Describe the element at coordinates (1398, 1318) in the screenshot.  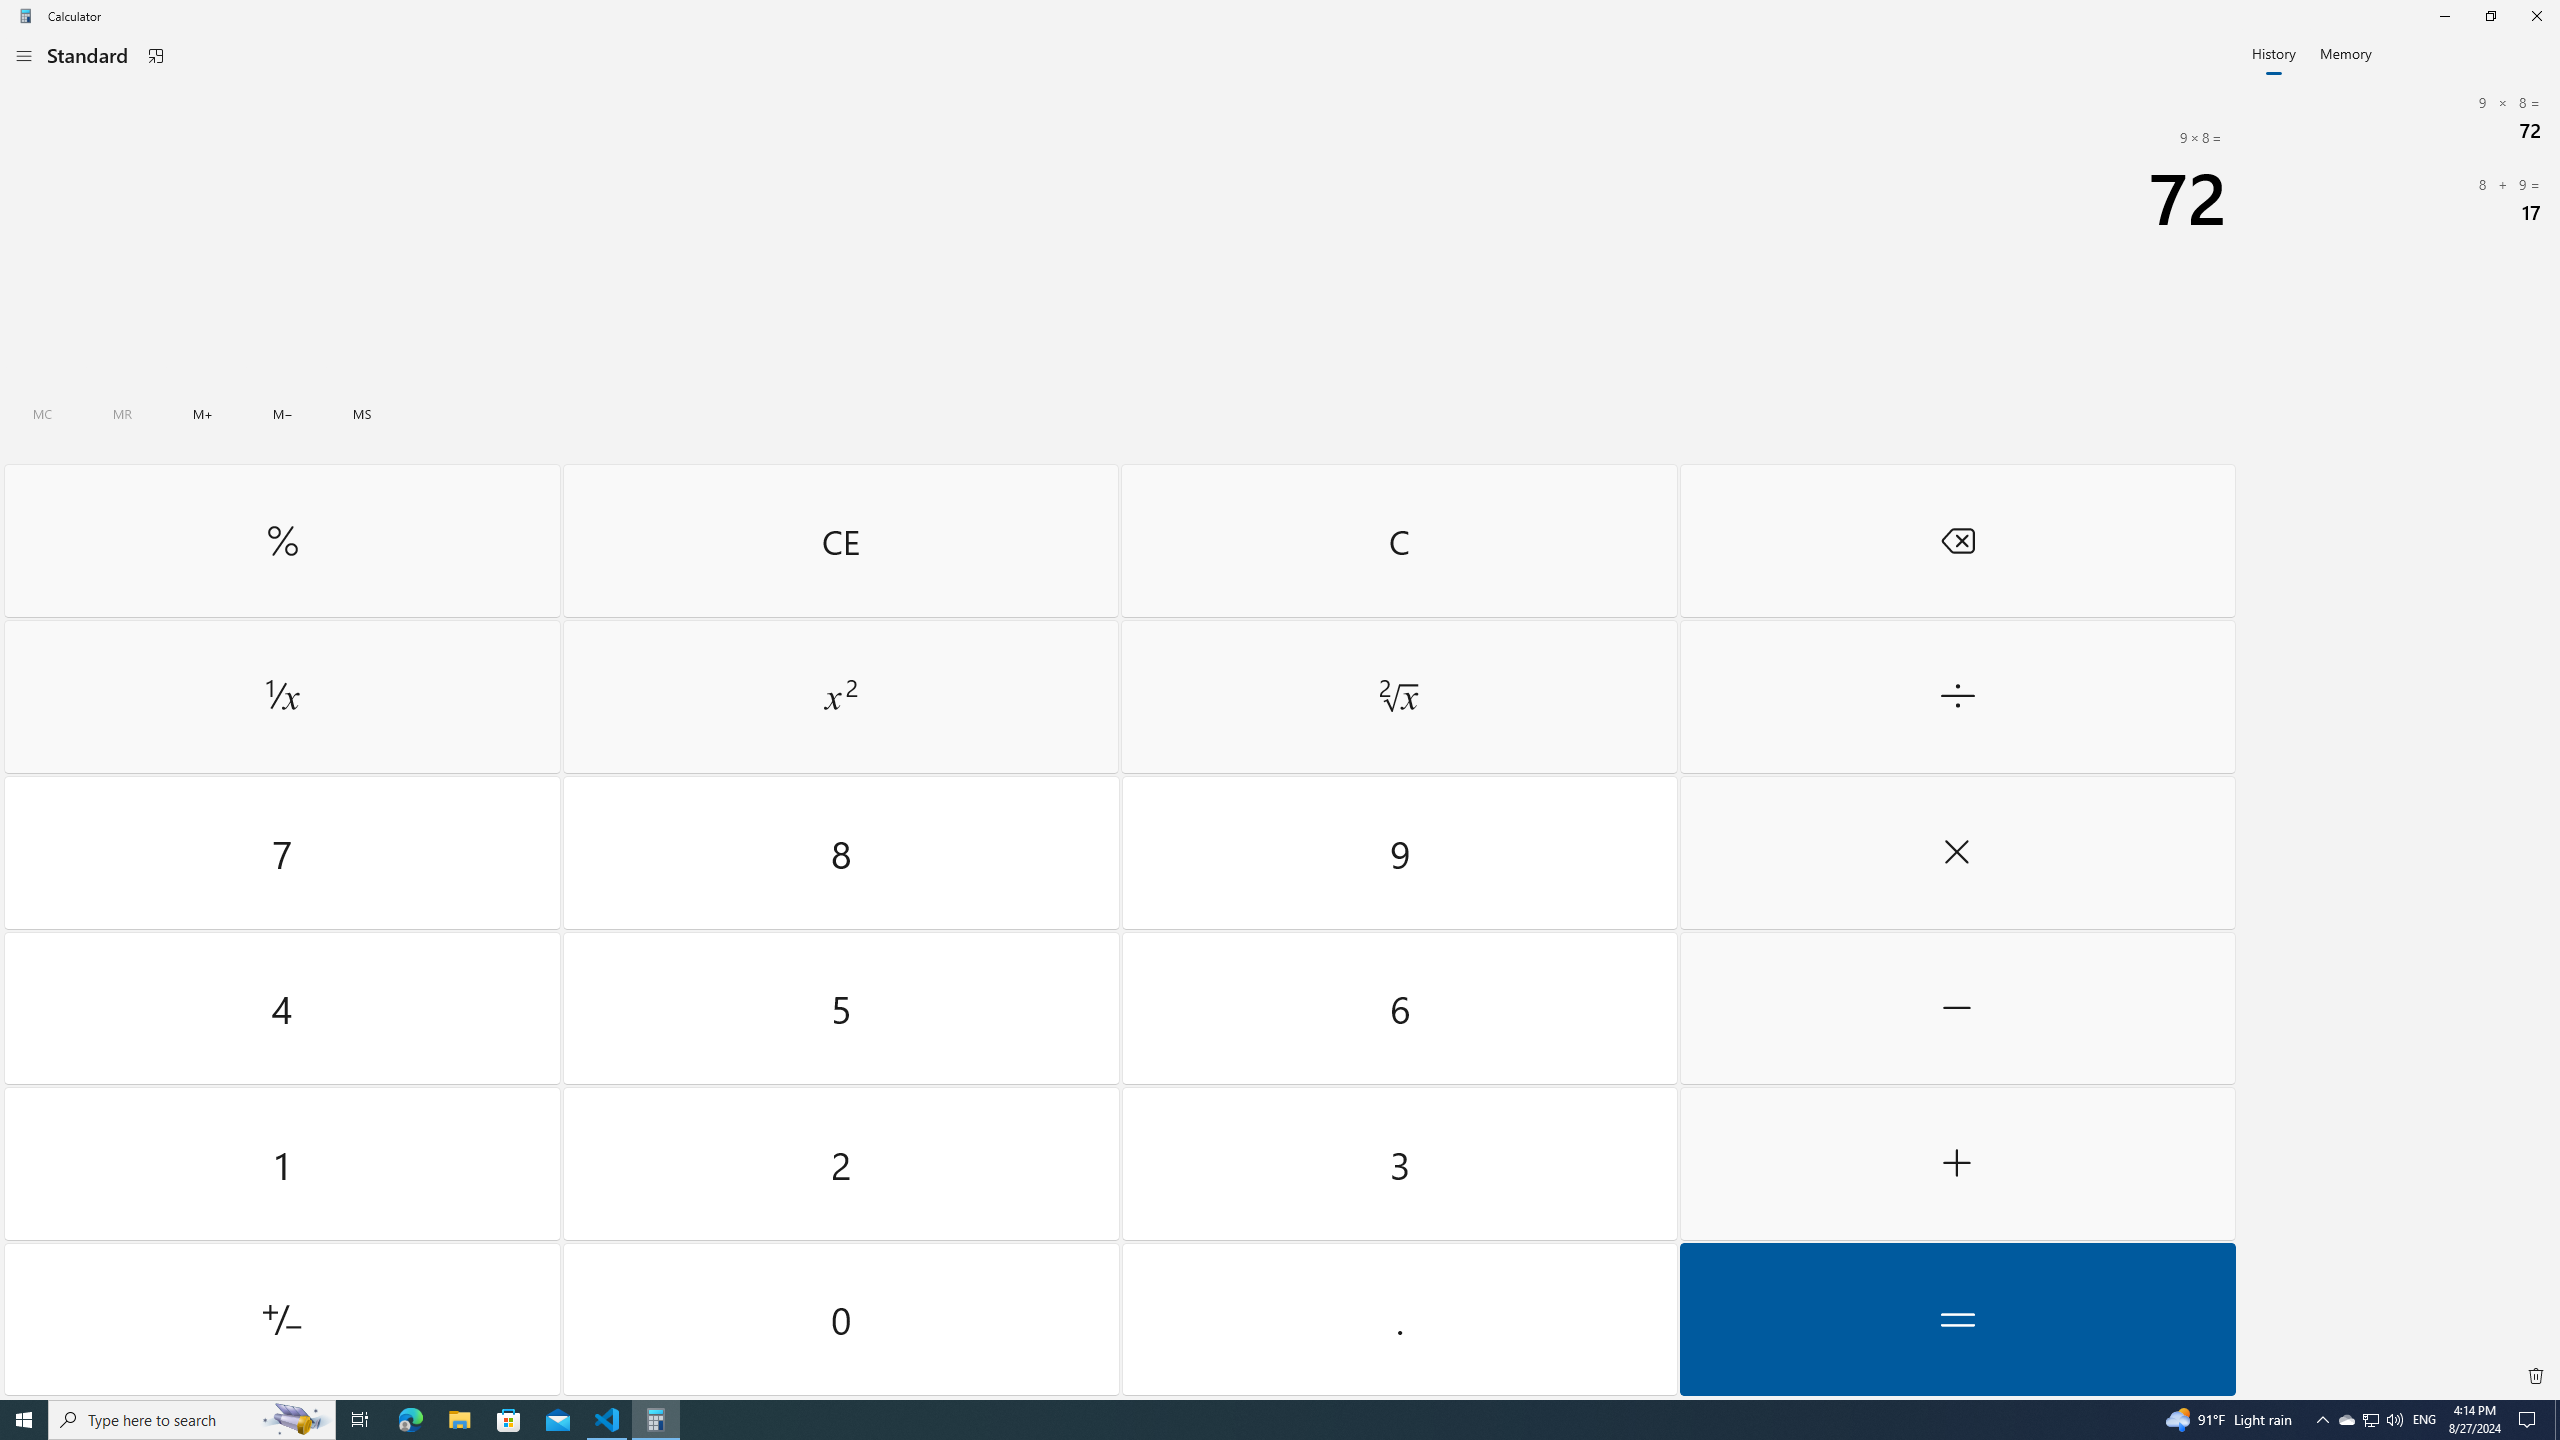
I see `'Decimal separator'` at that location.